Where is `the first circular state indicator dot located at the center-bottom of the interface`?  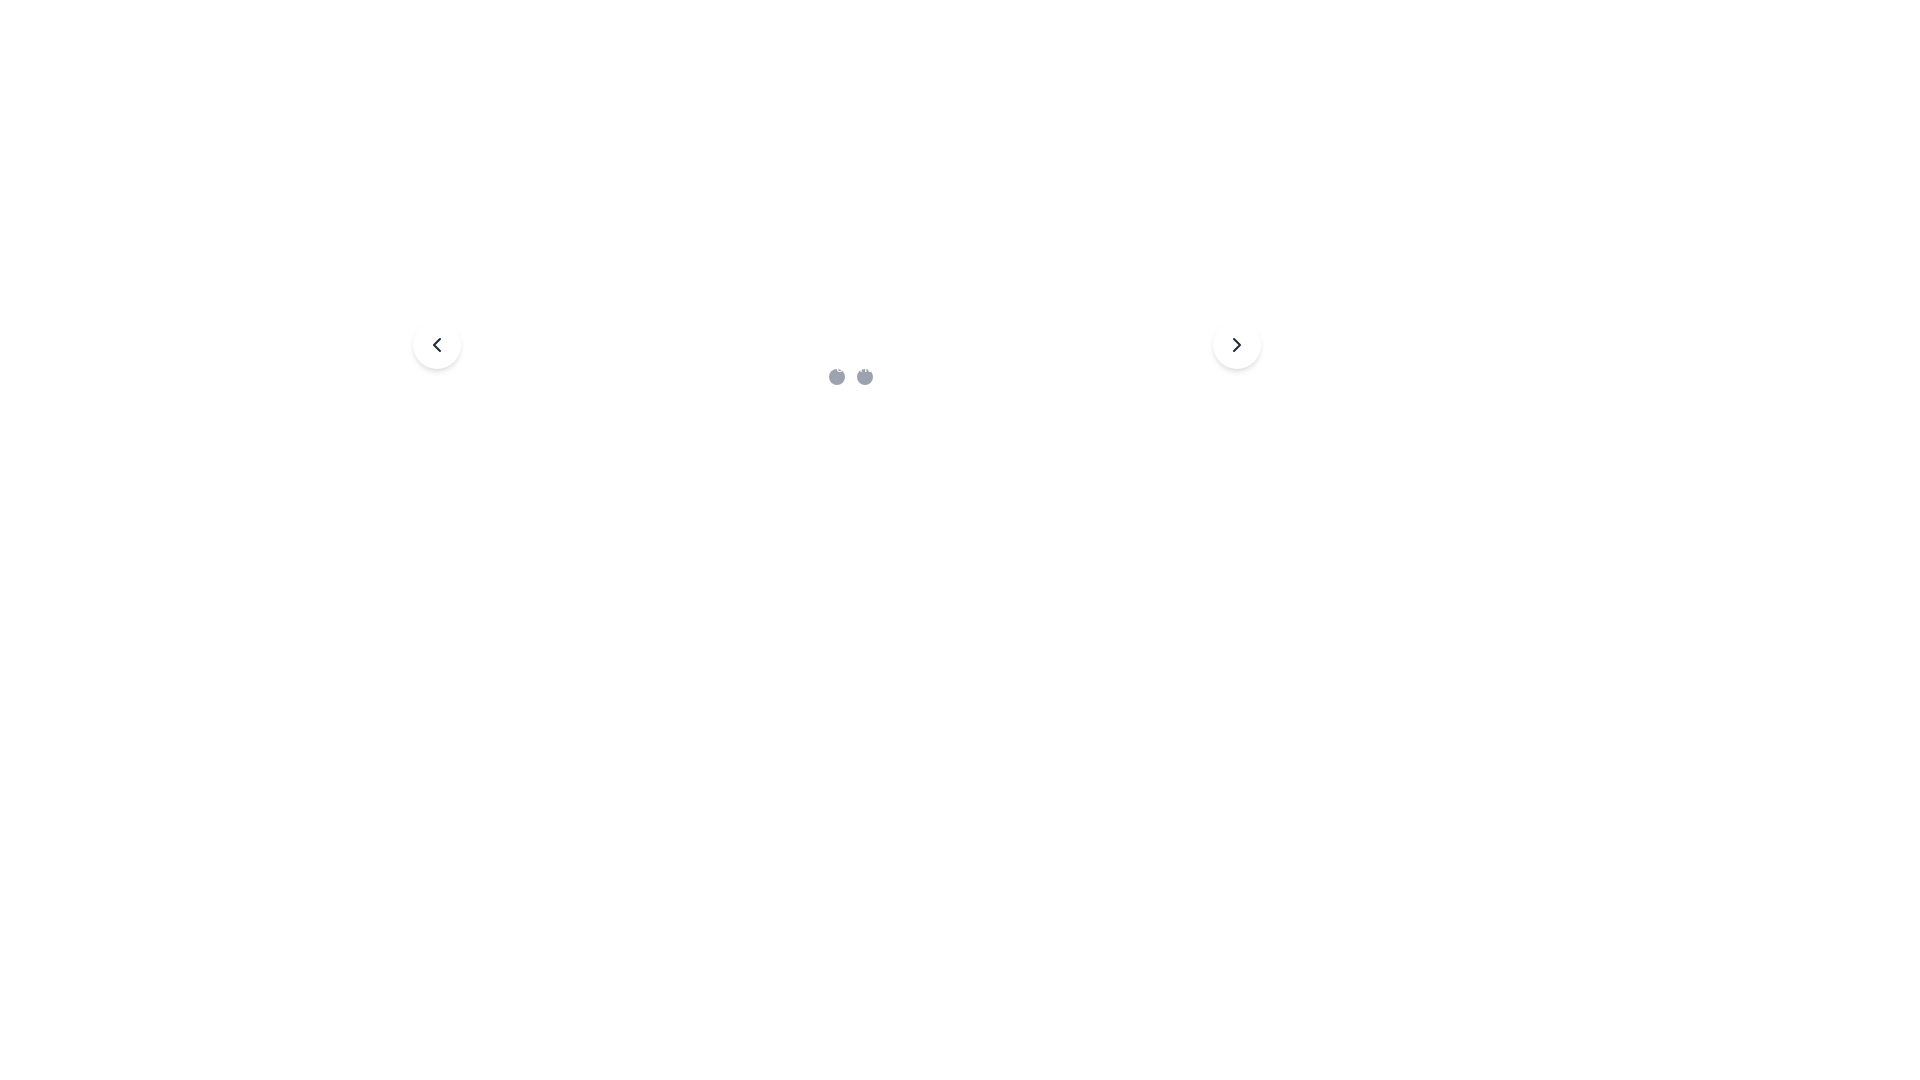
the first circular state indicator dot located at the center-bottom of the interface is located at coordinates (808, 377).